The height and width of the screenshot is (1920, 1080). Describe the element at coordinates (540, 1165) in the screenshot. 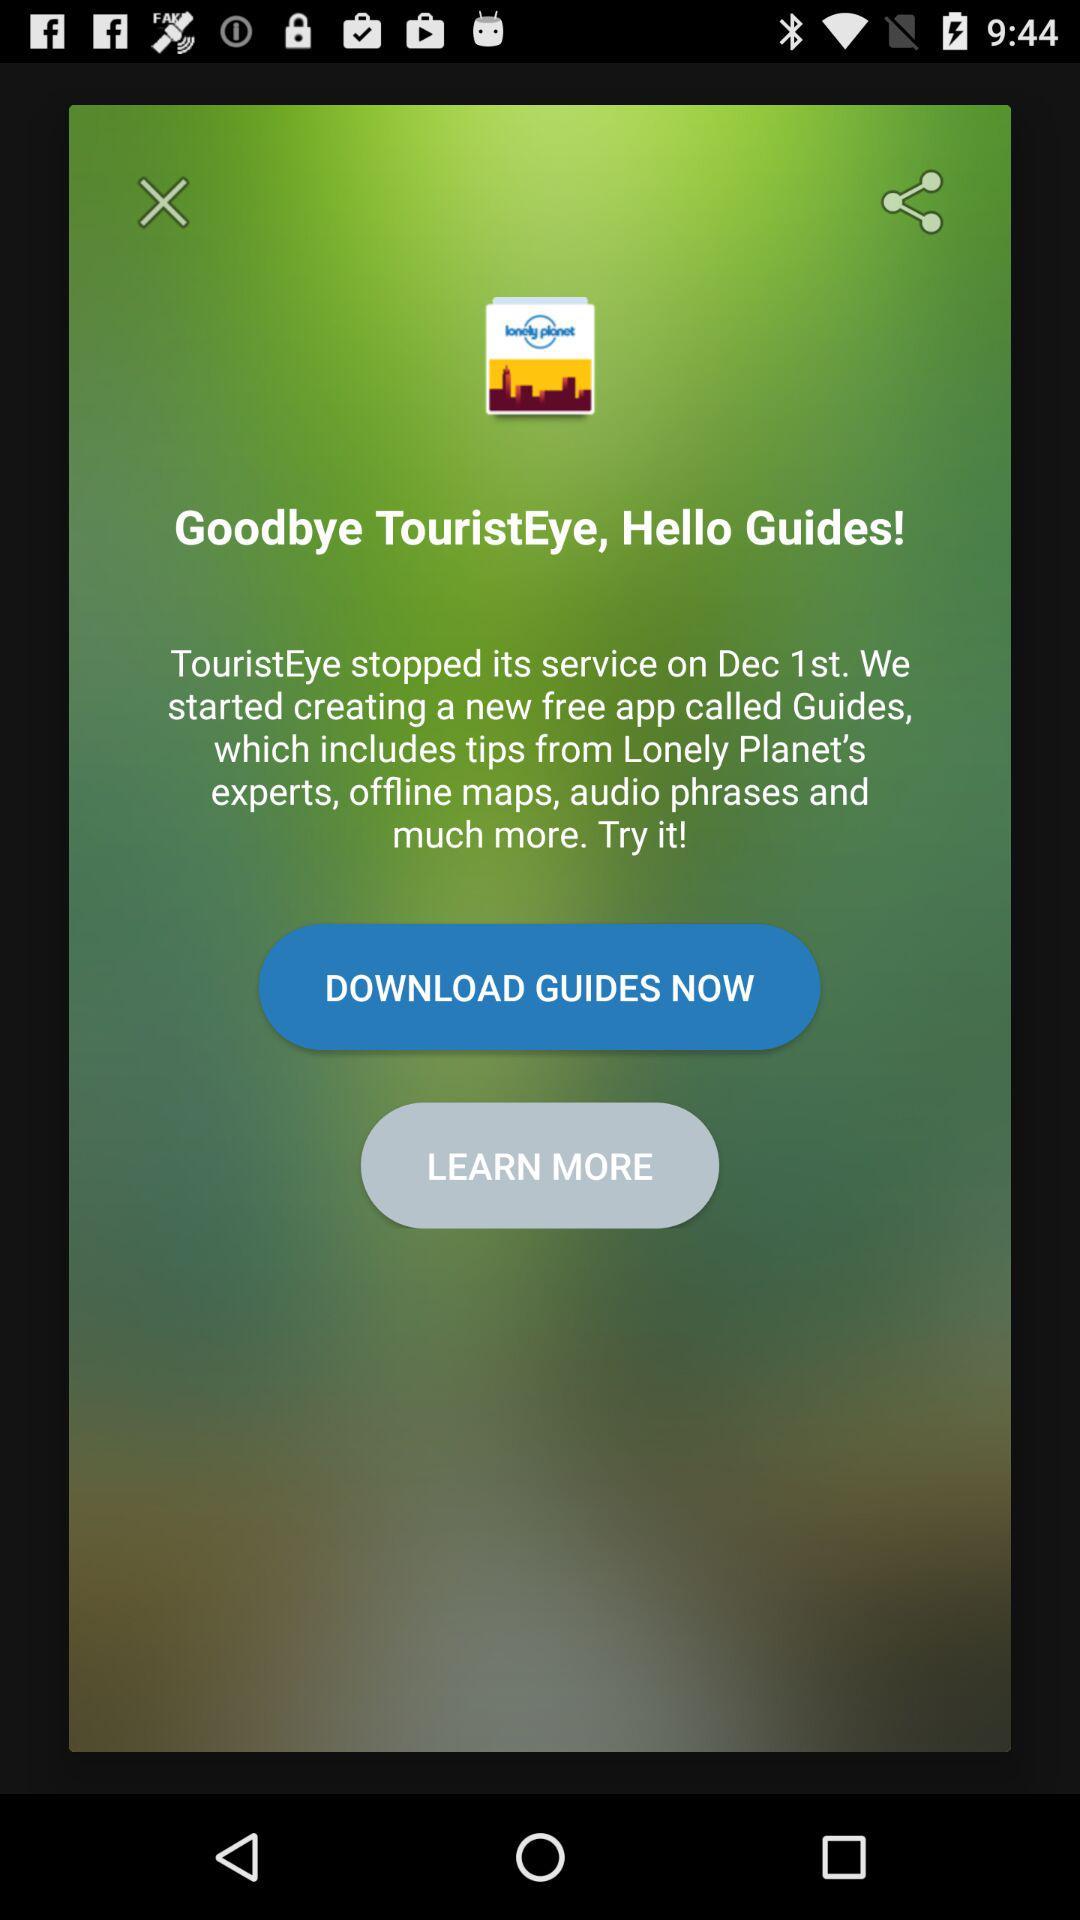

I see `learn more icon` at that location.